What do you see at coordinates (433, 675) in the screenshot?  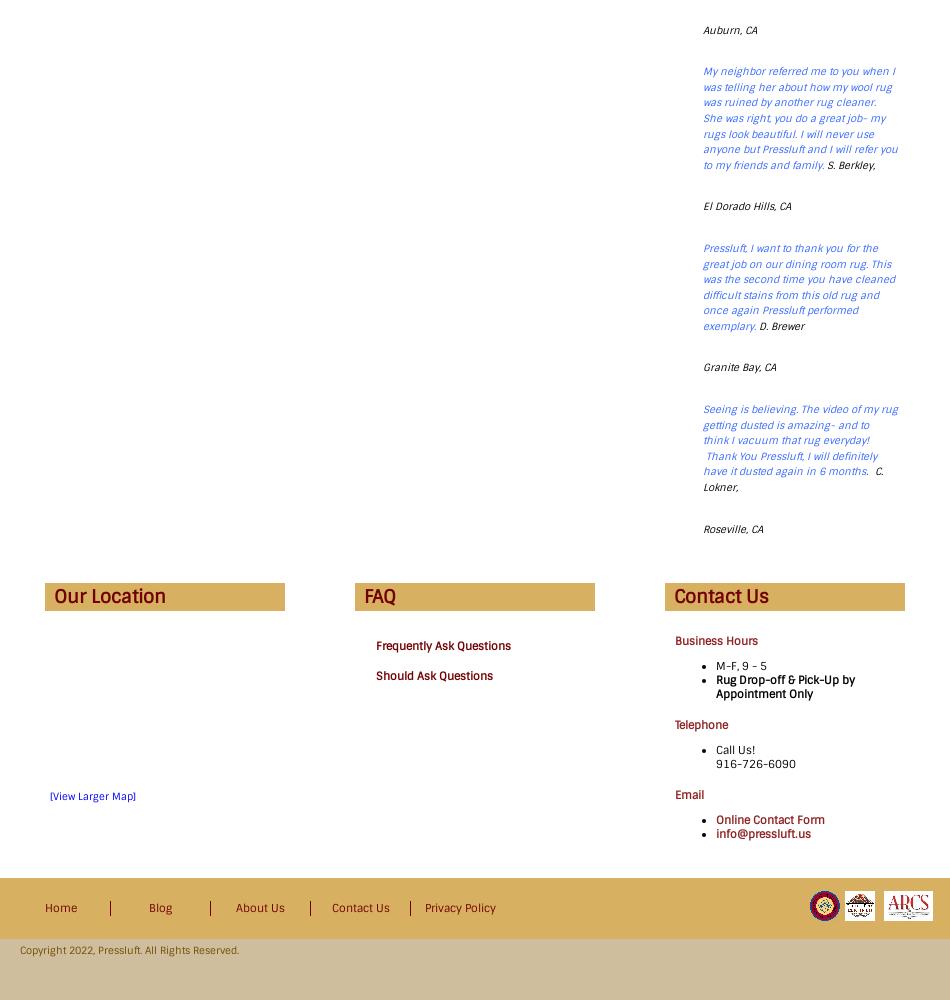 I see `'Should Ask Questions'` at bounding box center [433, 675].